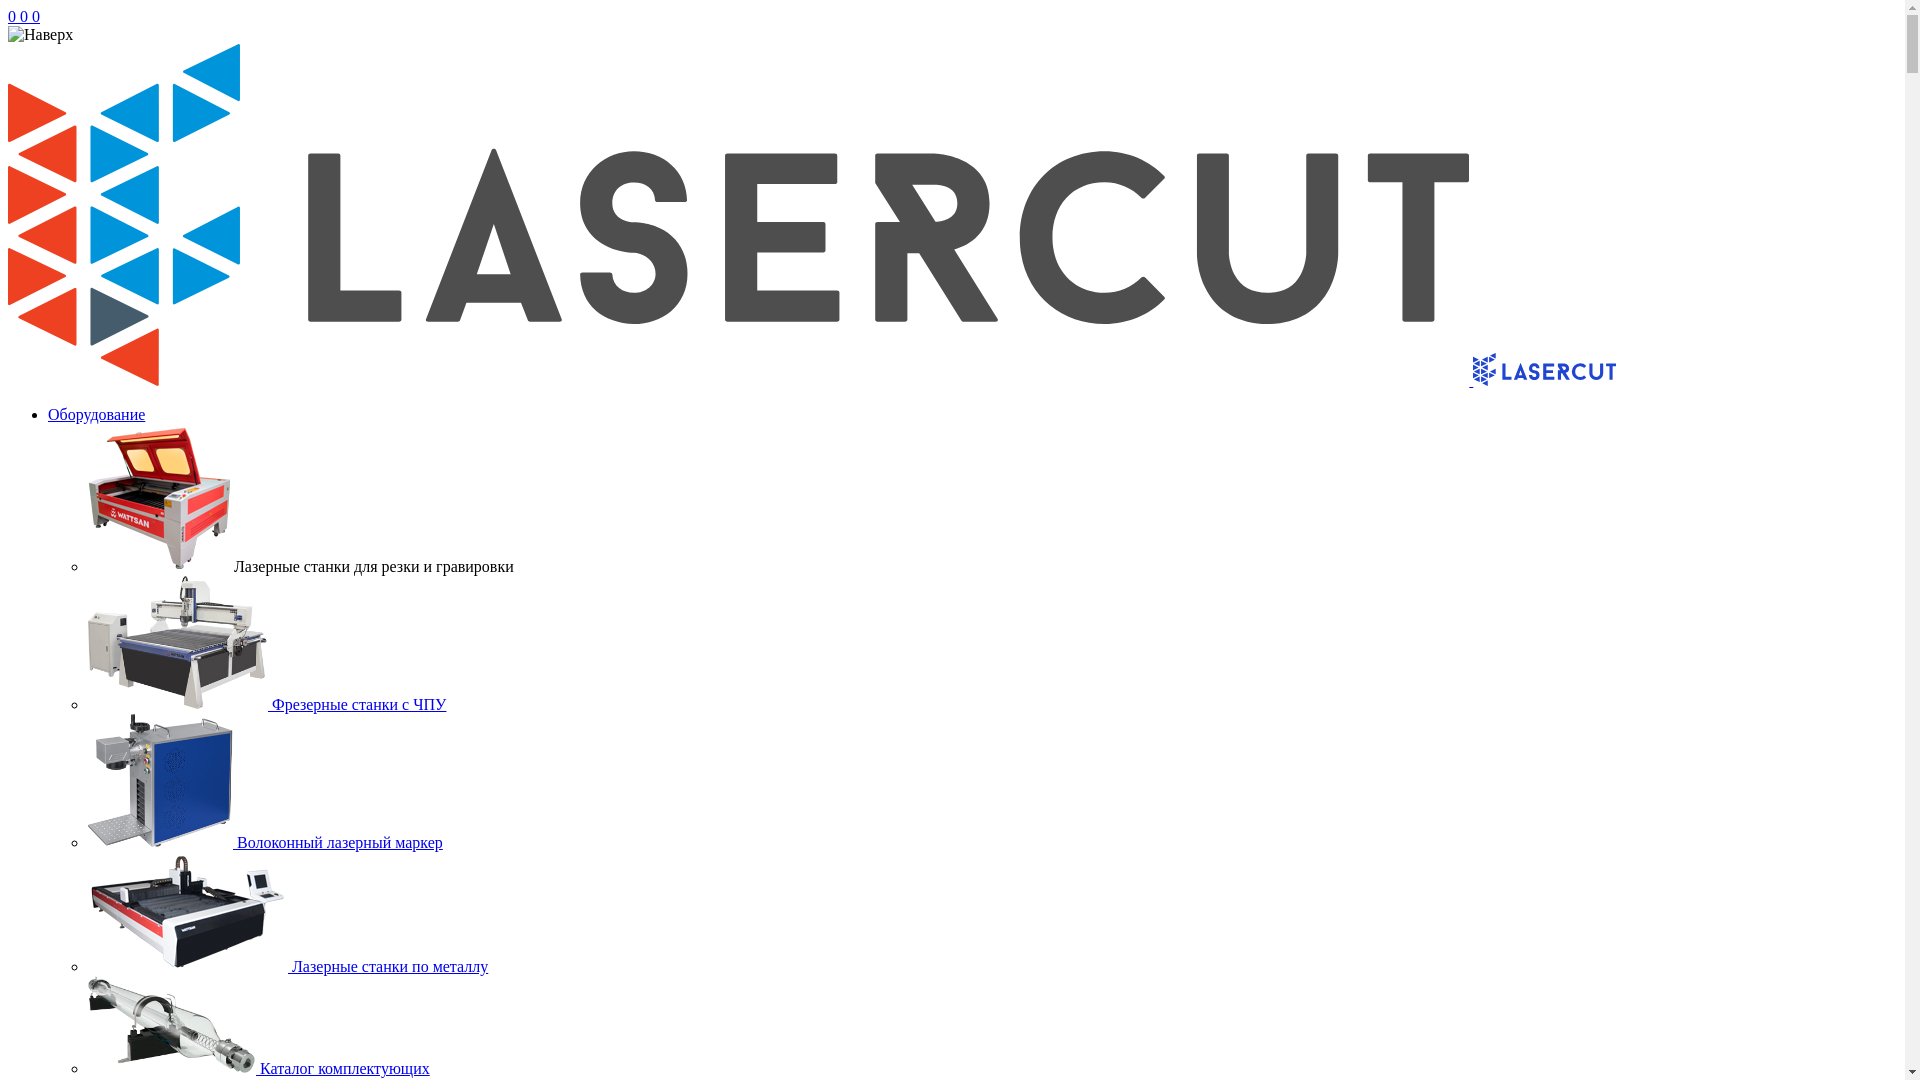 The image size is (1920, 1080). Describe the element at coordinates (35, 16) in the screenshot. I see `'0'` at that location.